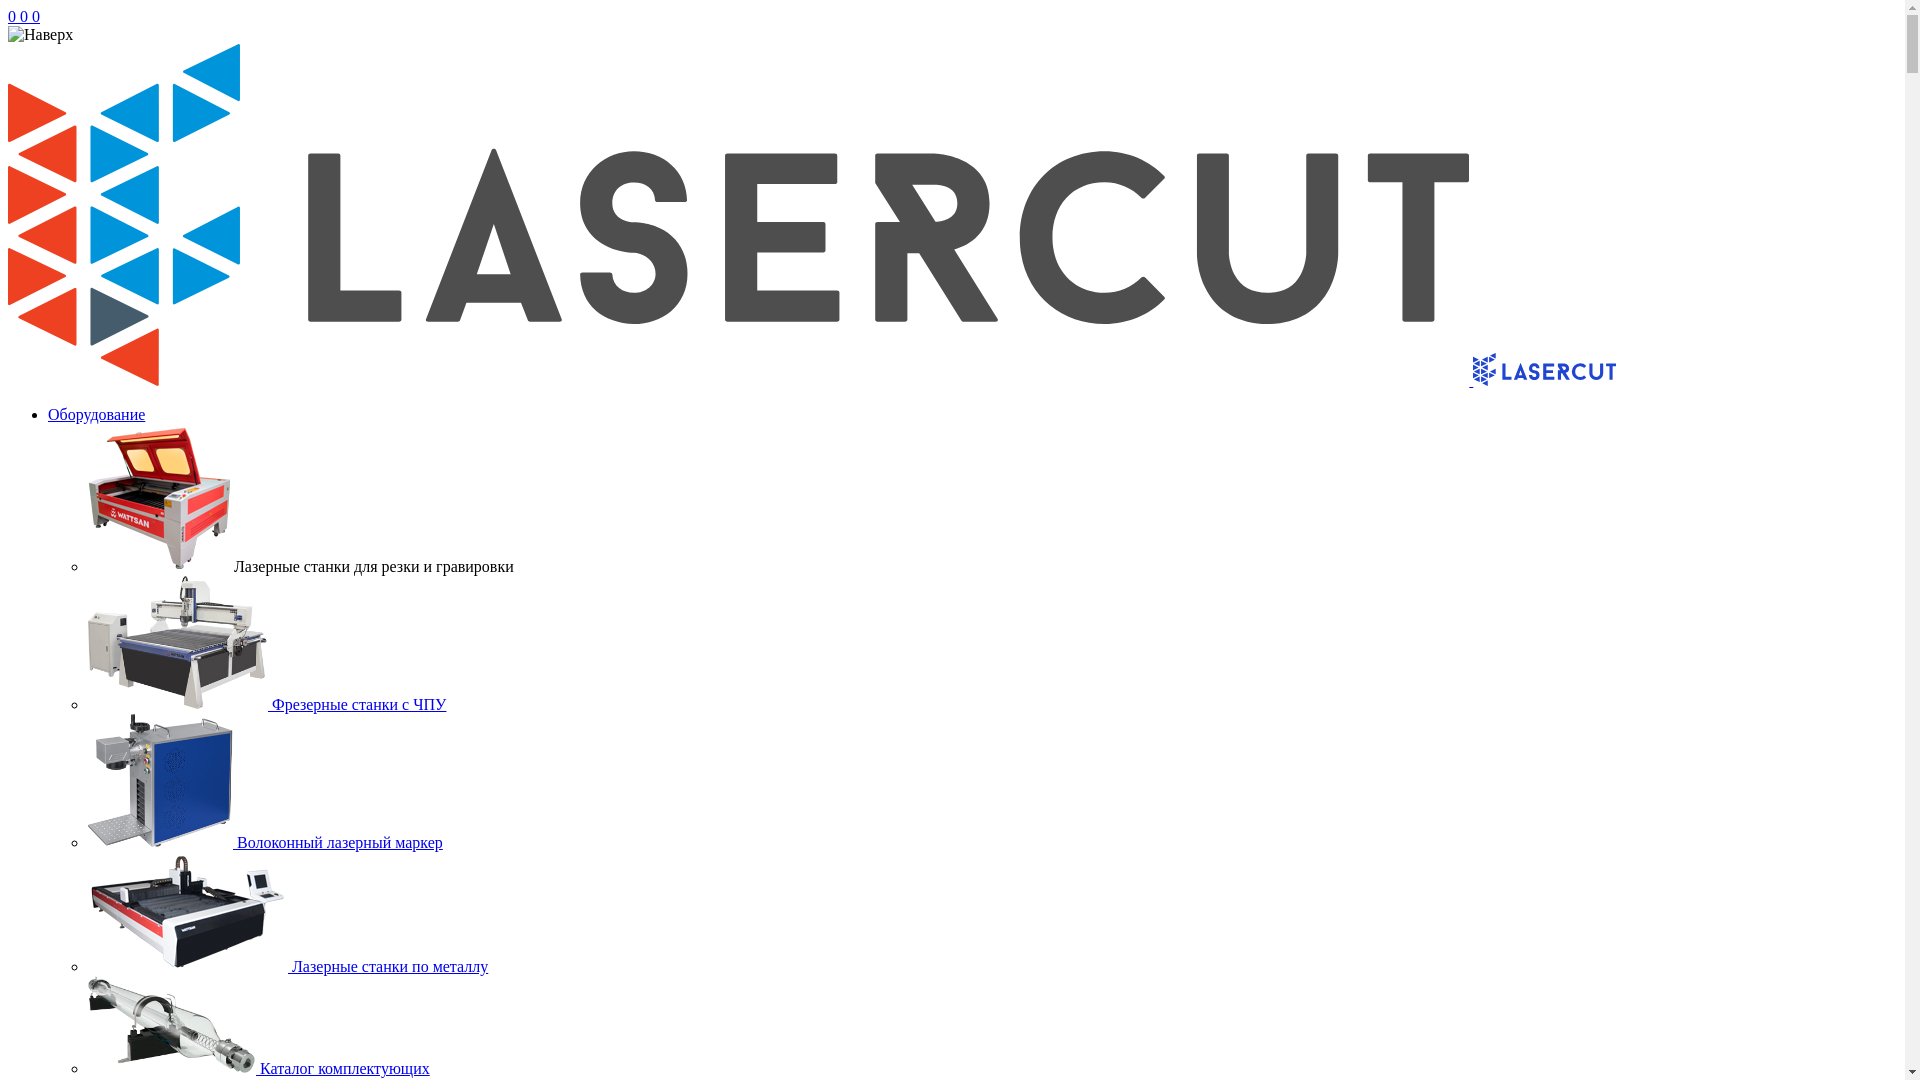 The image size is (1920, 1080). Describe the element at coordinates (35, 16) in the screenshot. I see `'0'` at that location.